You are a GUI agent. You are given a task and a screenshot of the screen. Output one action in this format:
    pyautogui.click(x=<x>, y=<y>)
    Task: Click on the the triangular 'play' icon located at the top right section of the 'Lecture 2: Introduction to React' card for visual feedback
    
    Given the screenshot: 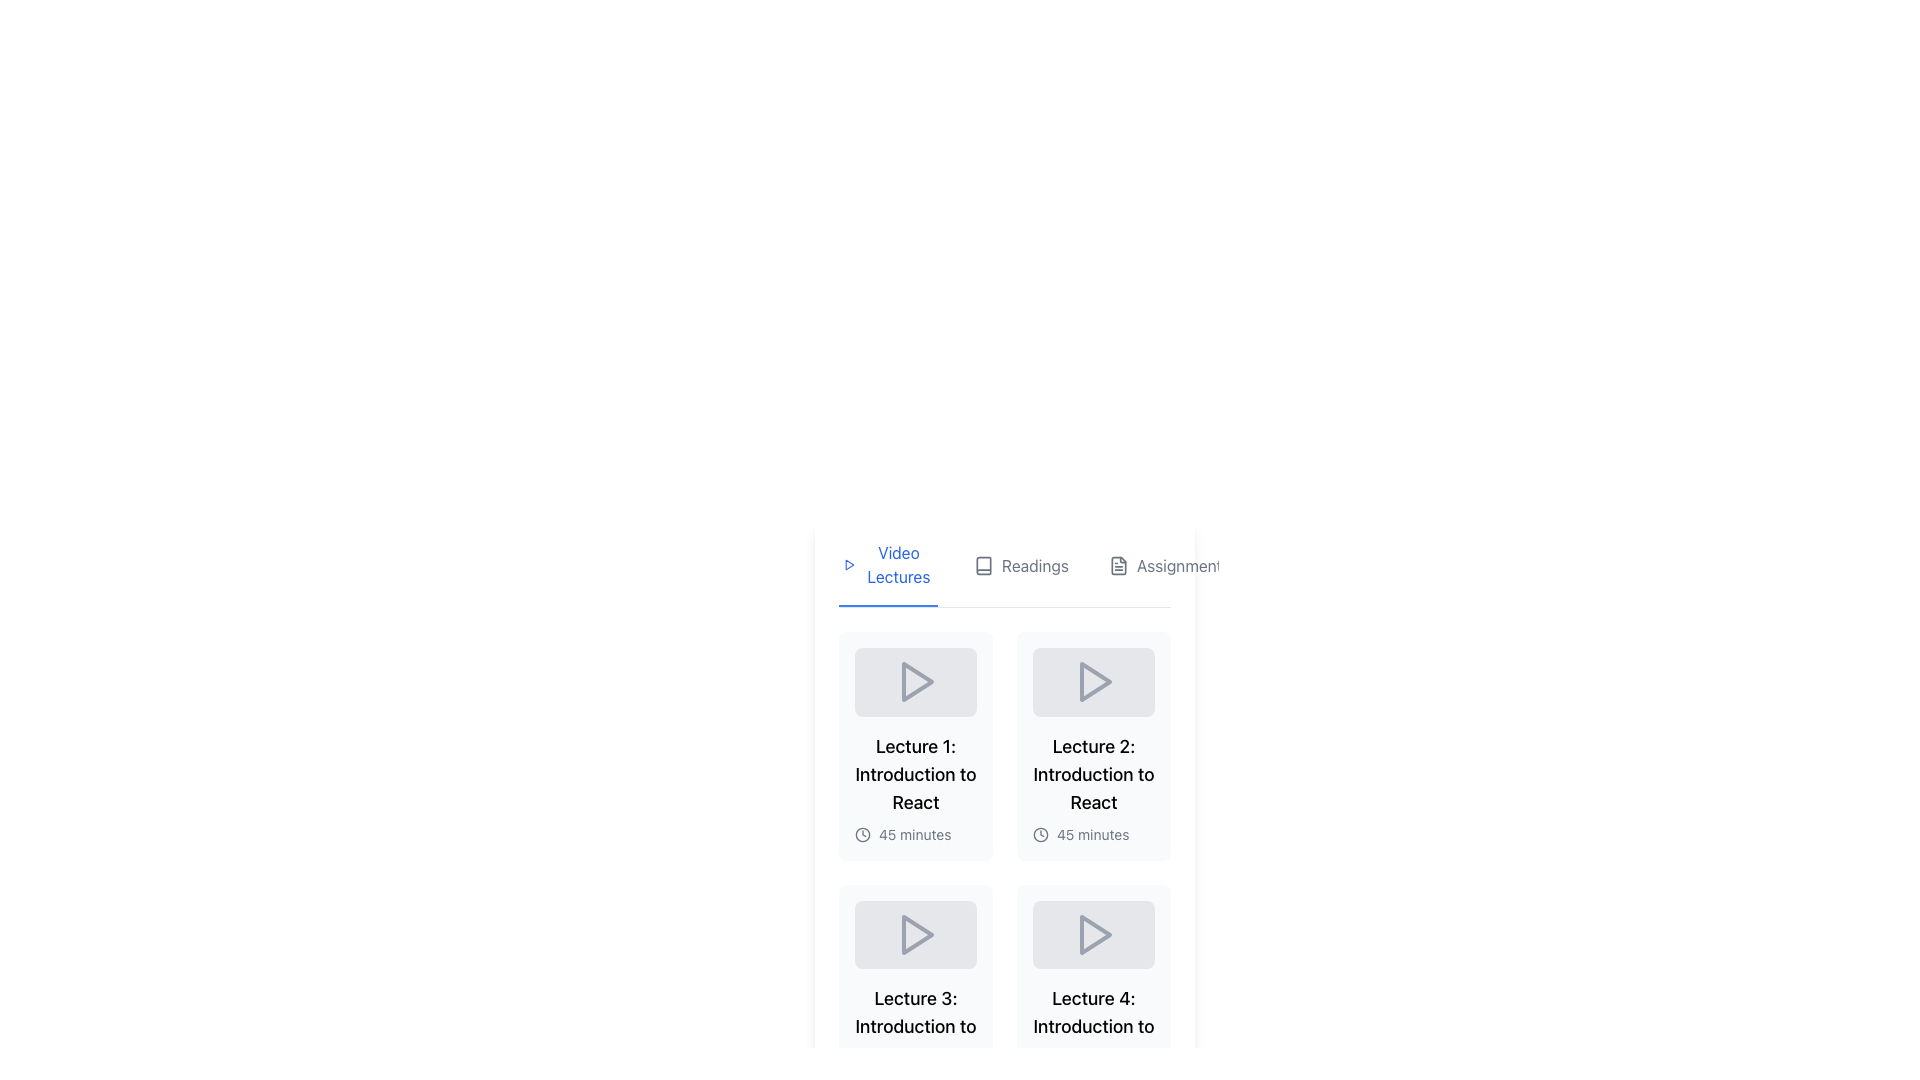 What is the action you would take?
    pyautogui.click(x=1094, y=681)
    